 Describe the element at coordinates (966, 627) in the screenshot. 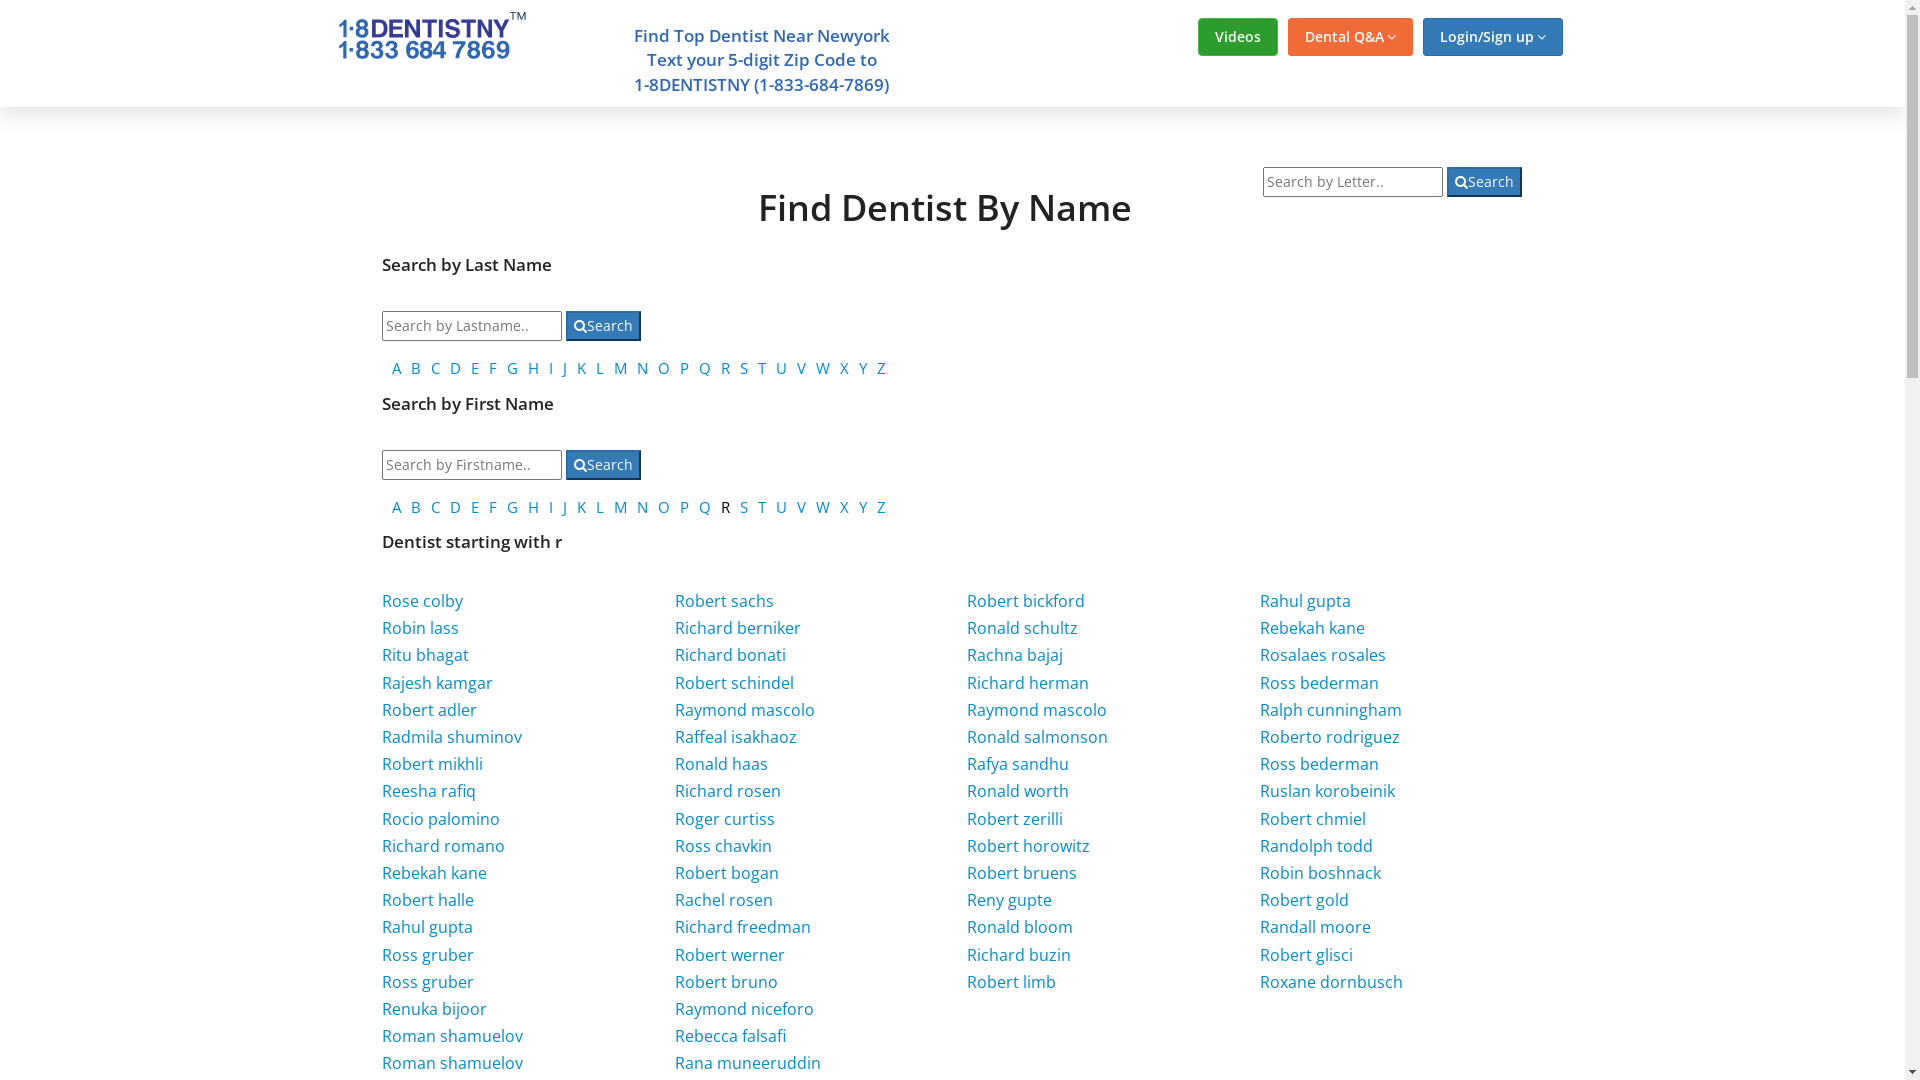

I see `'Ronald schultz'` at that location.